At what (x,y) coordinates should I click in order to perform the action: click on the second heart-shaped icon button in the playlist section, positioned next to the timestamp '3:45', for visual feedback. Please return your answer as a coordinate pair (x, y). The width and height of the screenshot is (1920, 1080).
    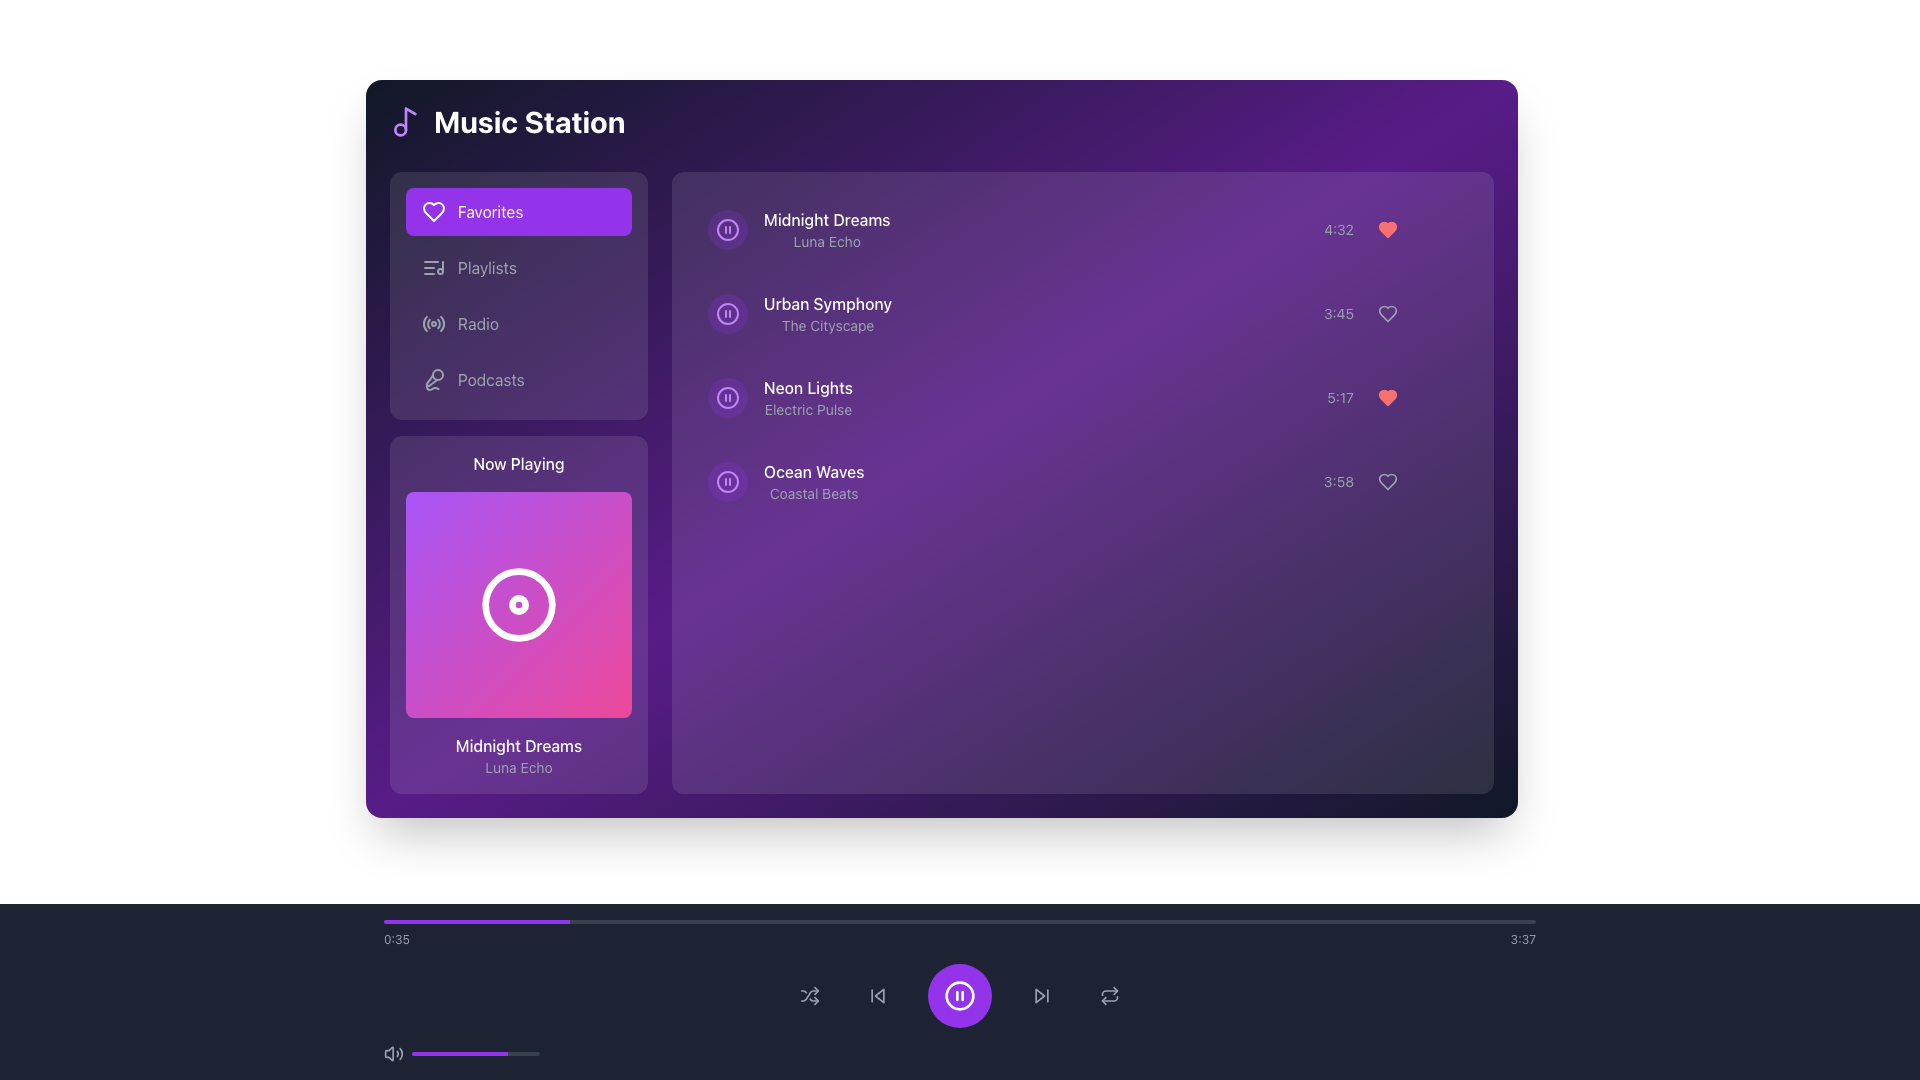
    Looking at the image, I should click on (1386, 313).